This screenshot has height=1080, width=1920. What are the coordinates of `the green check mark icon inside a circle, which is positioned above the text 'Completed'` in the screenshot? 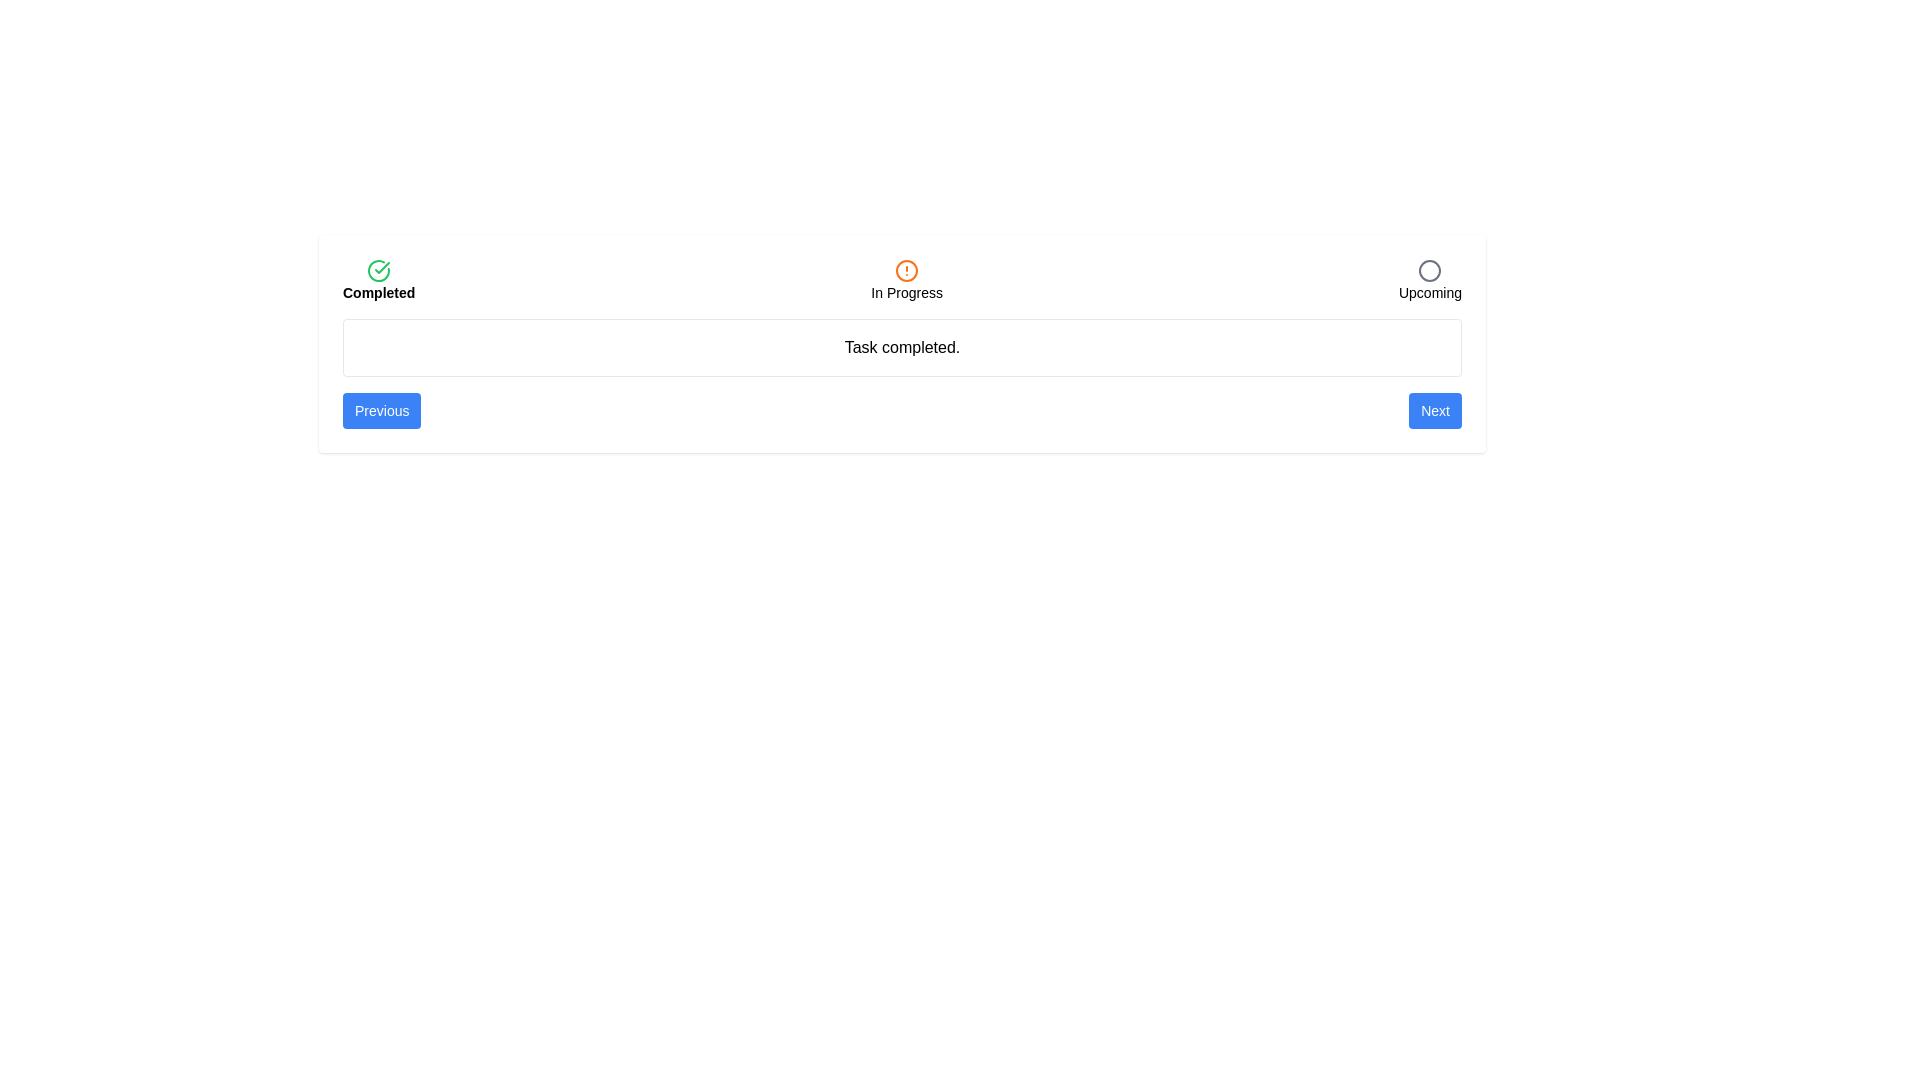 It's located at (379, 270).